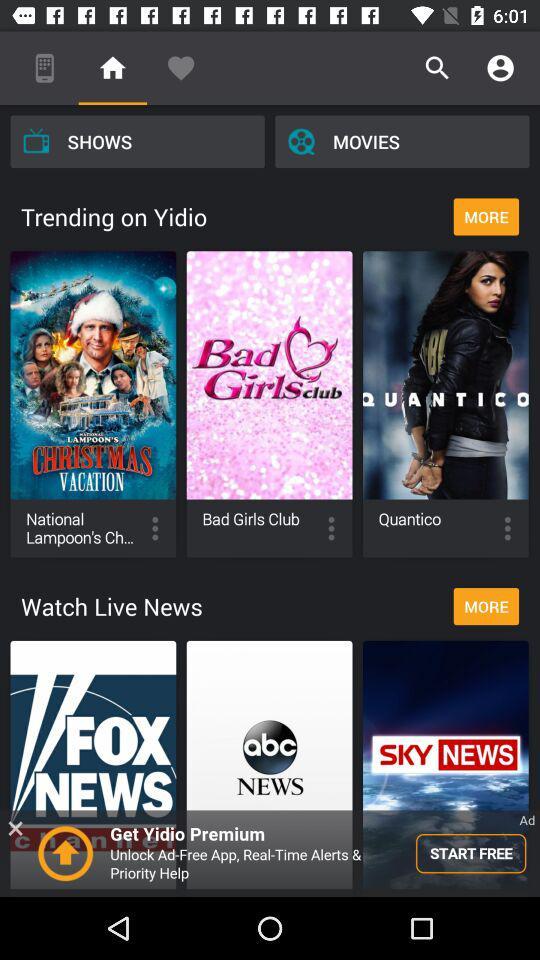 The image size is (540, 960). What do you see at coordinates (499, 68) in the screenshot?
I see `the item above movies` at bounding box center [499, 68].